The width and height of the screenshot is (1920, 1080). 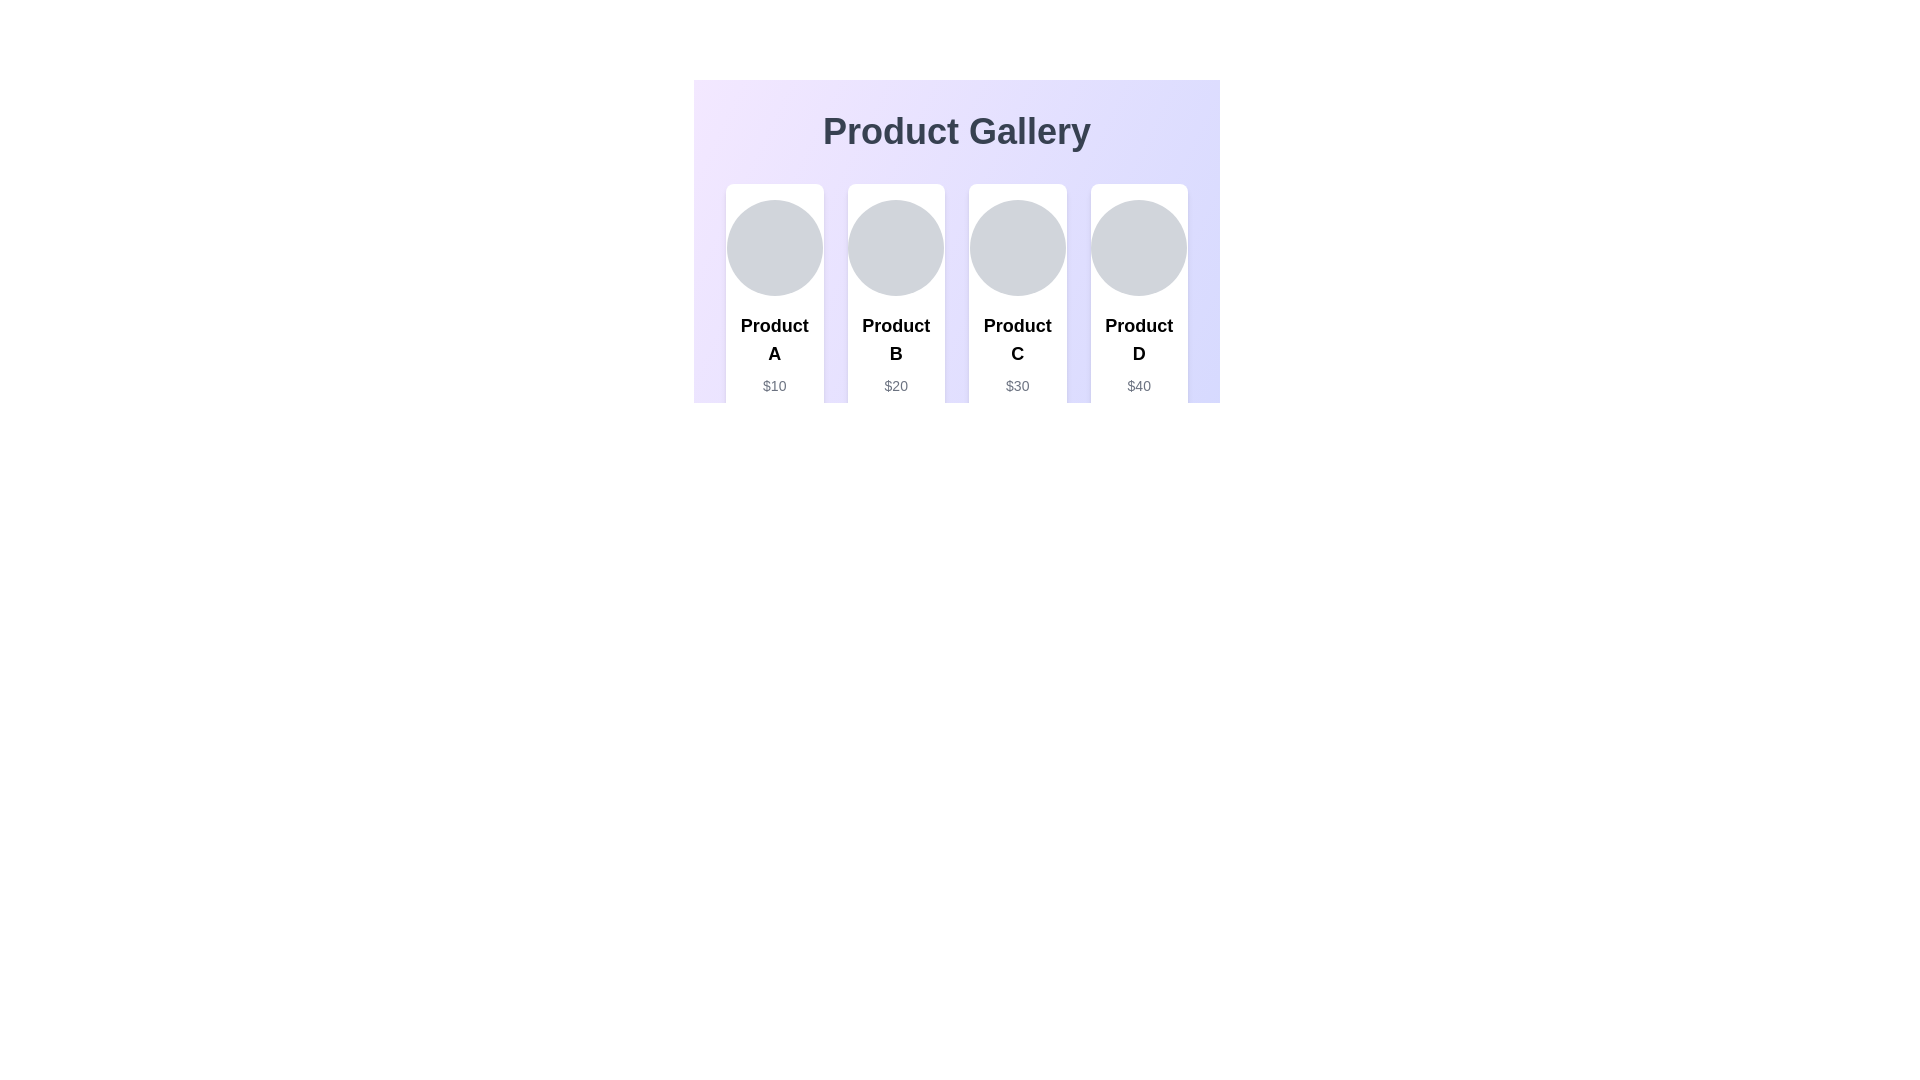 What do you see at coordinates (1139, 338) in the screenshot?
I see `text from the bold label displaying 'Product D', which is positioned in the product card layout above the price information` at bounding box center [1139, 338].